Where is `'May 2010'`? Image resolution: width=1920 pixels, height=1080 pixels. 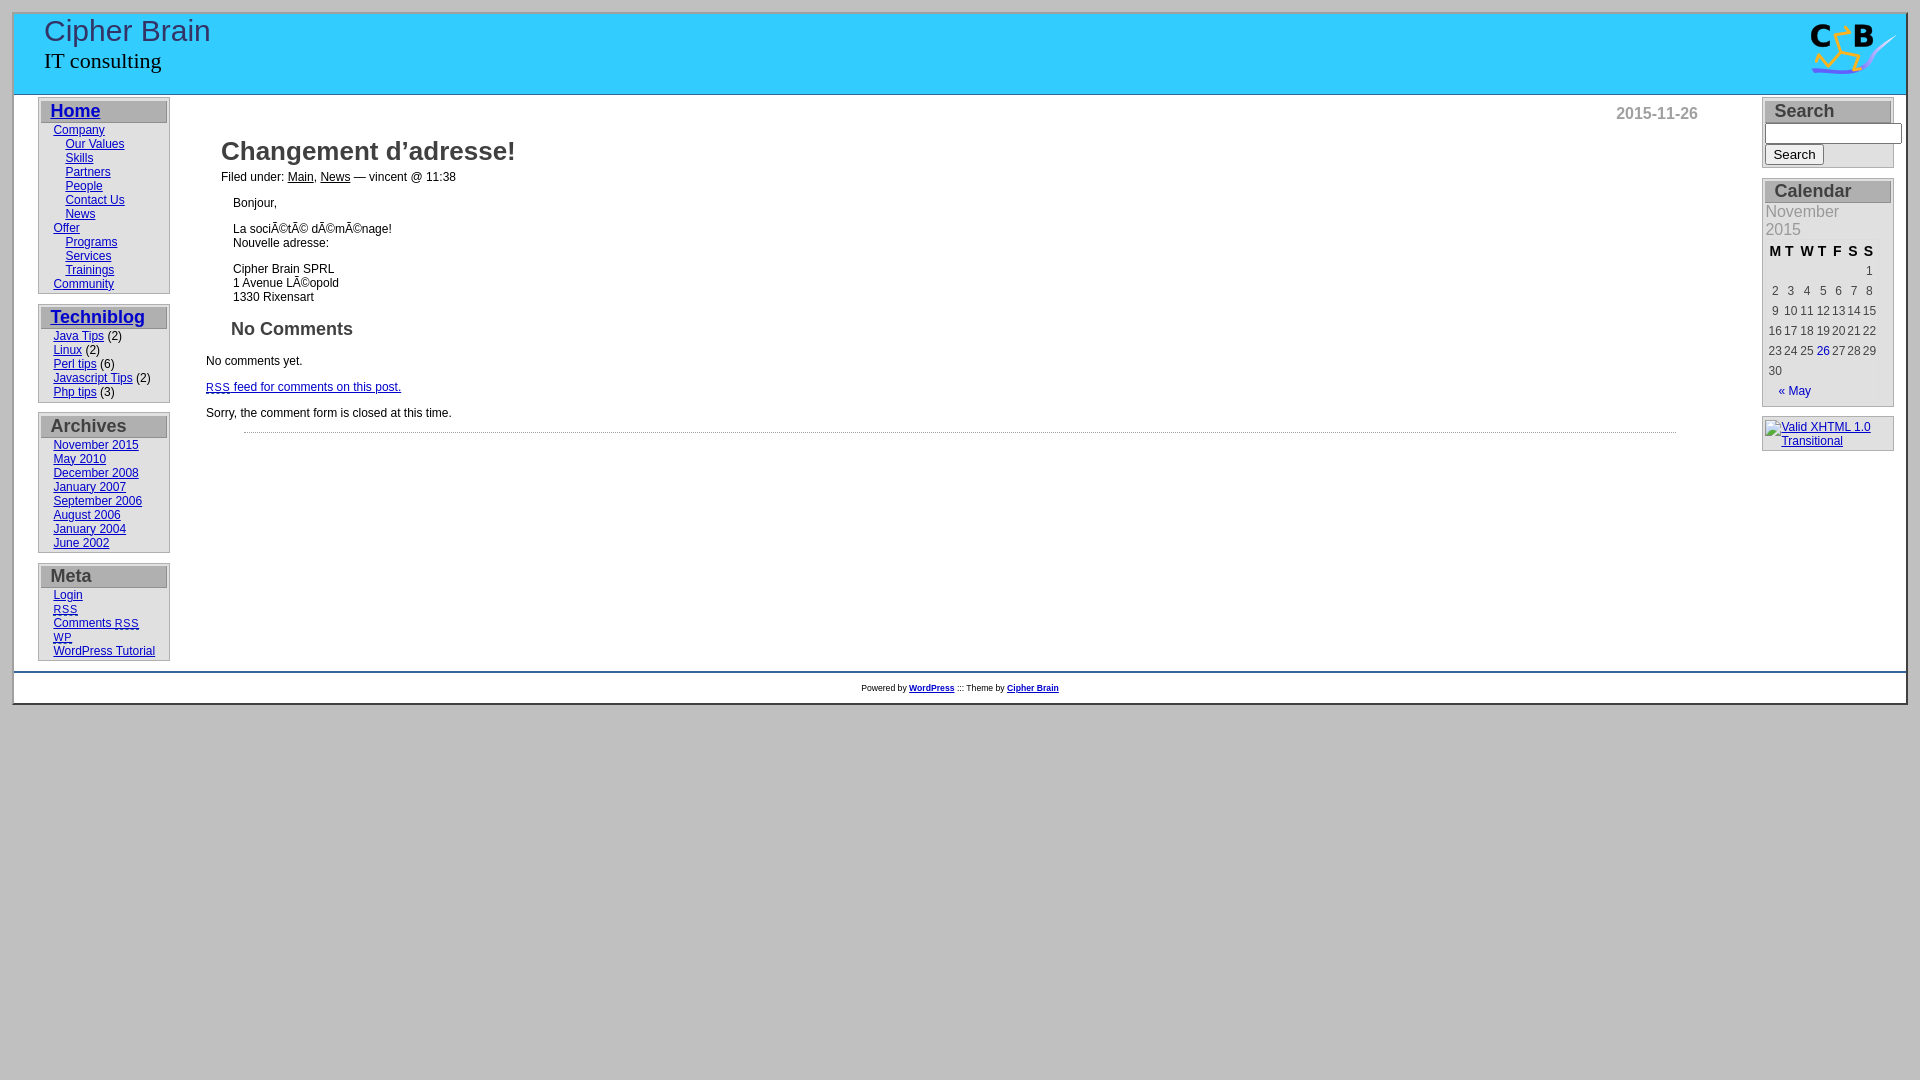 'May 2010' is located at coordinates (79, 459).